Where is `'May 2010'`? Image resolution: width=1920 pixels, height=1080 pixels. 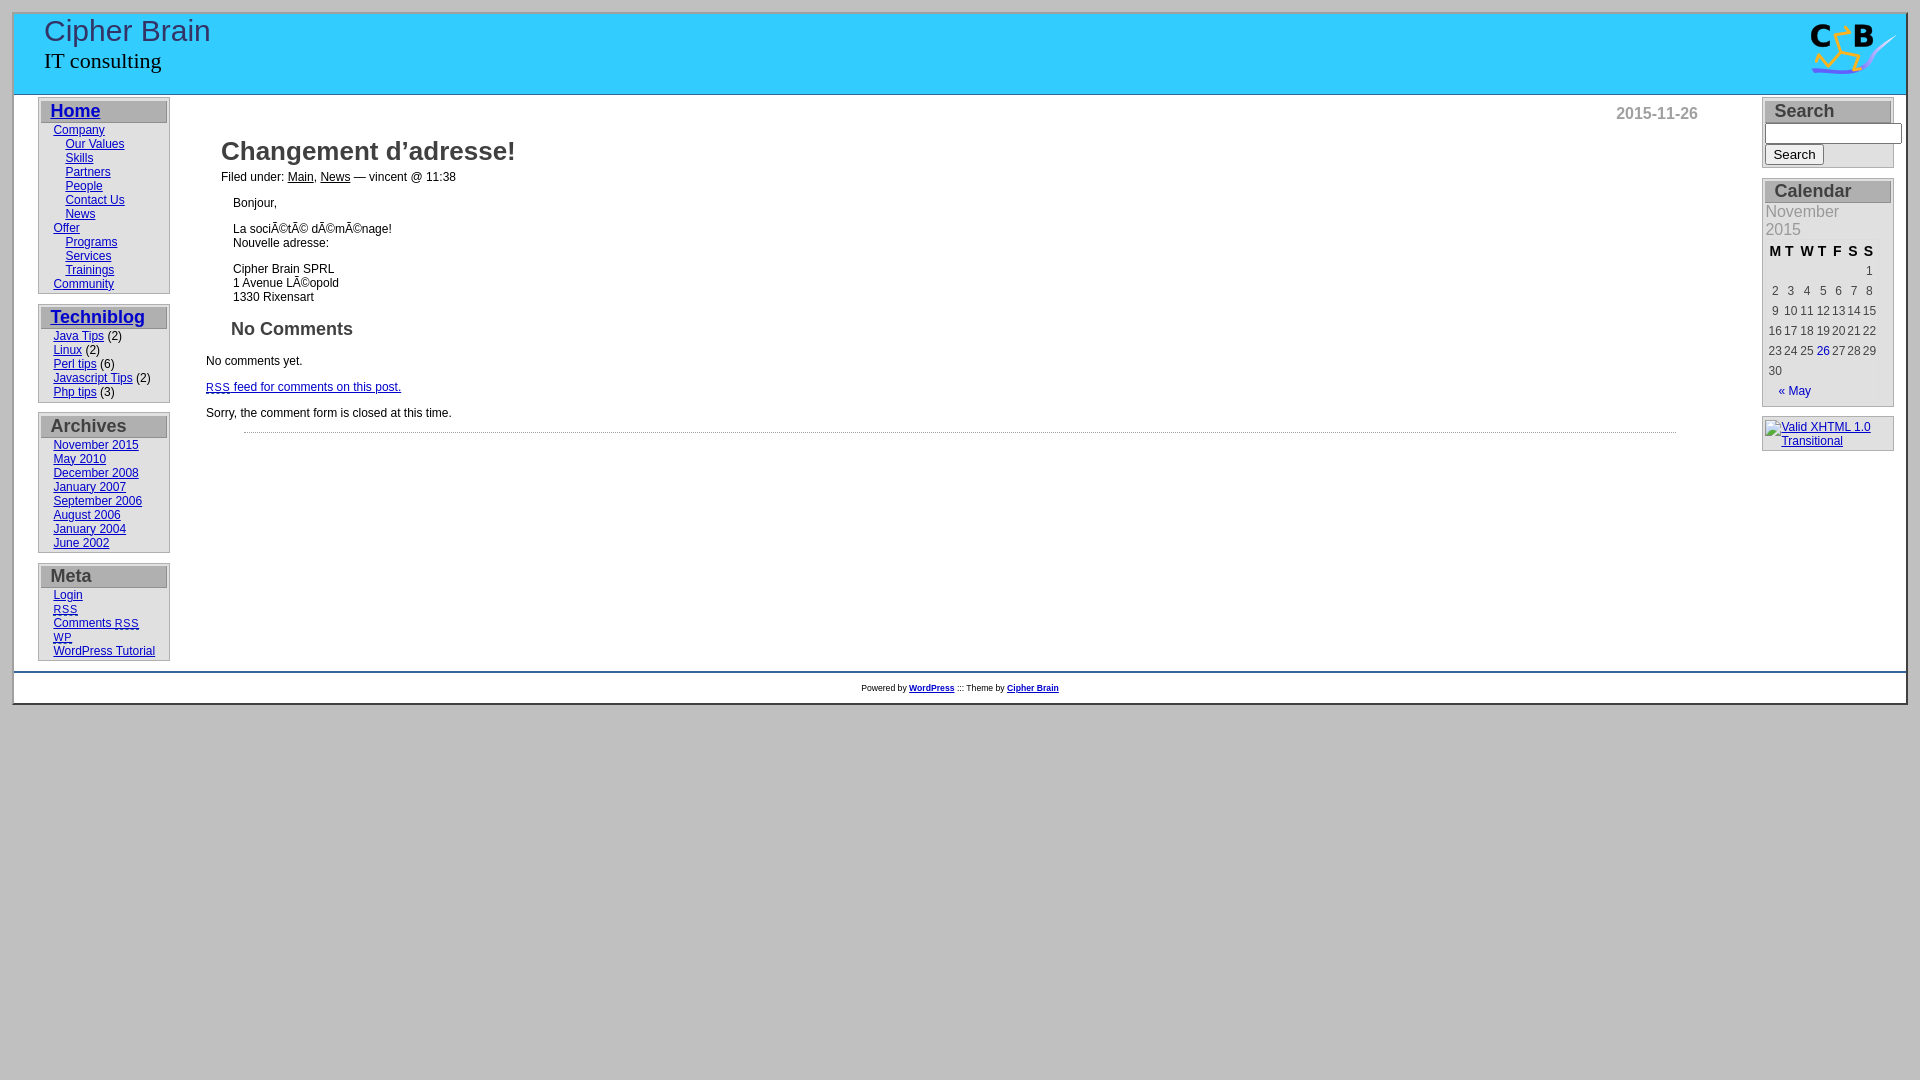 'May 2010' is located at coordinates (79, 459).